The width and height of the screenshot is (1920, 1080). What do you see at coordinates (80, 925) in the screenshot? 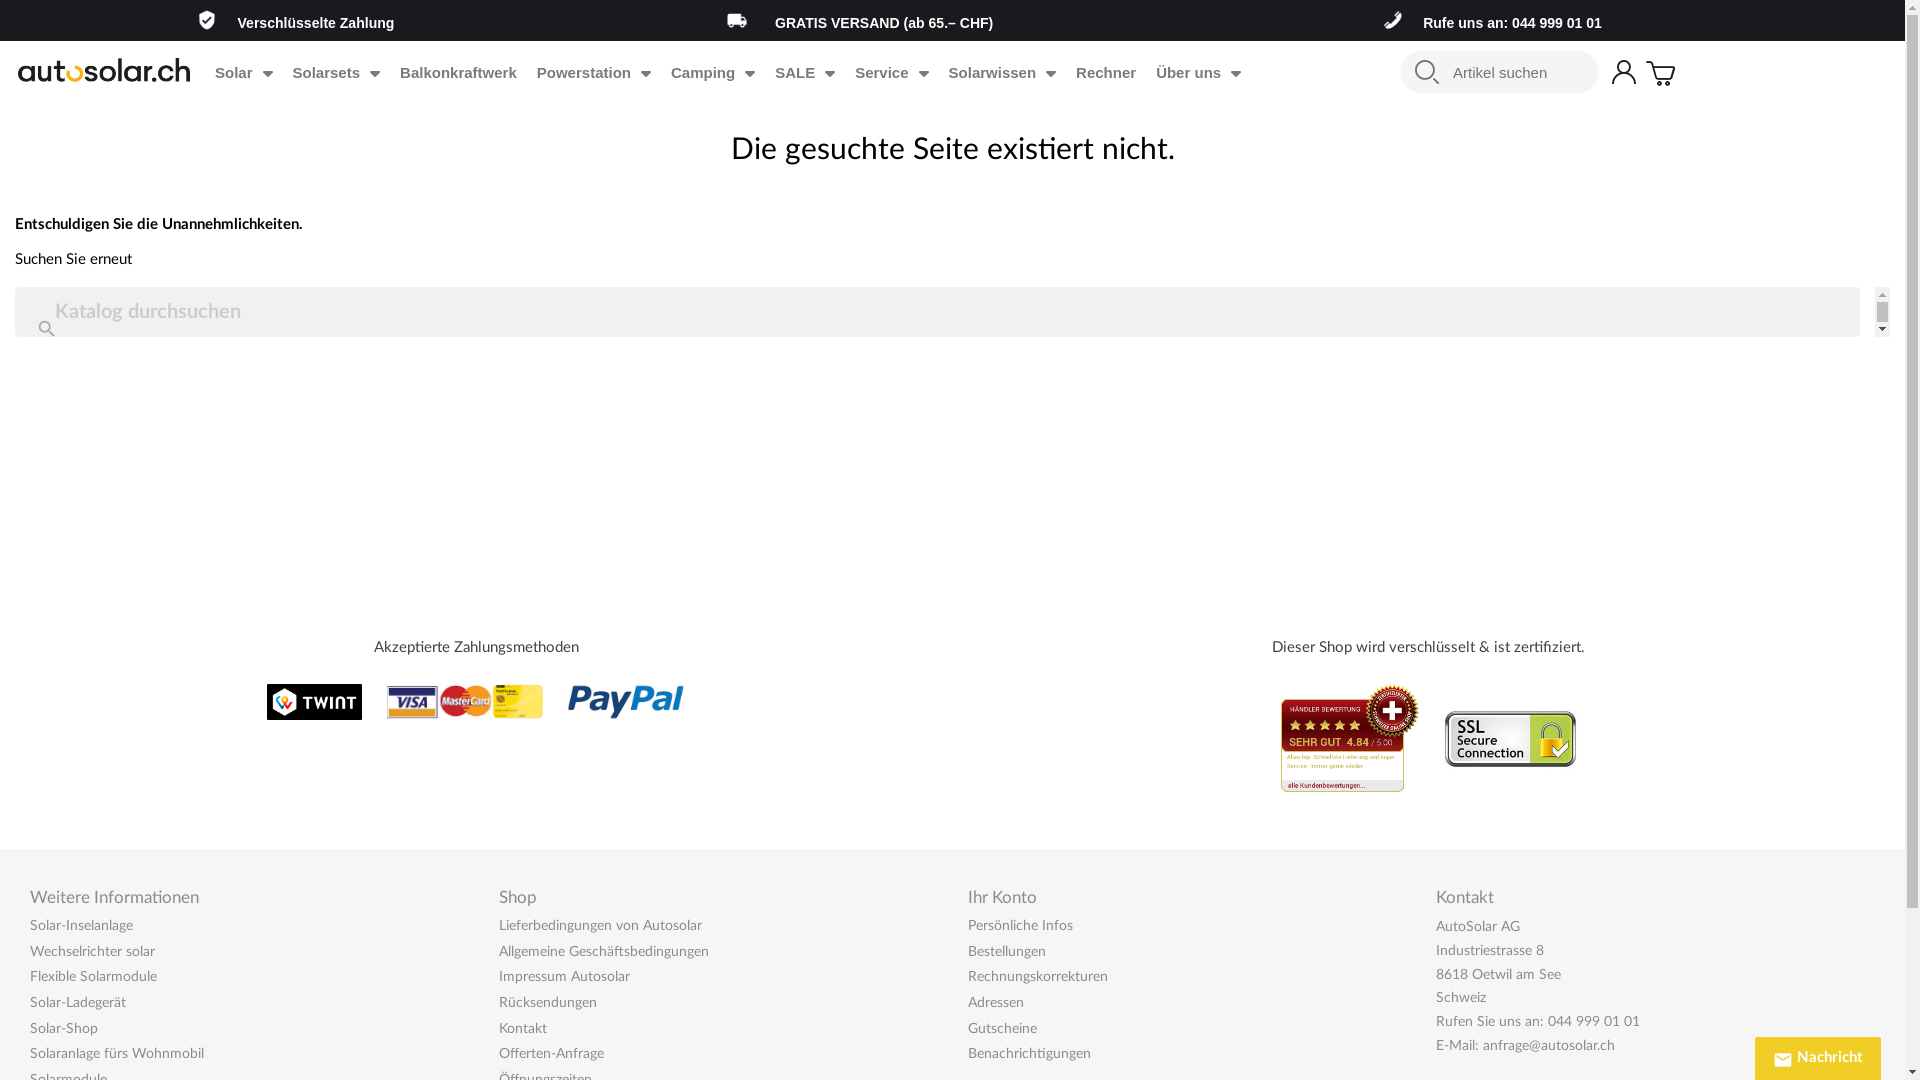
I see `'Solar-Inselanlage'` at bounding box center [80, 925].